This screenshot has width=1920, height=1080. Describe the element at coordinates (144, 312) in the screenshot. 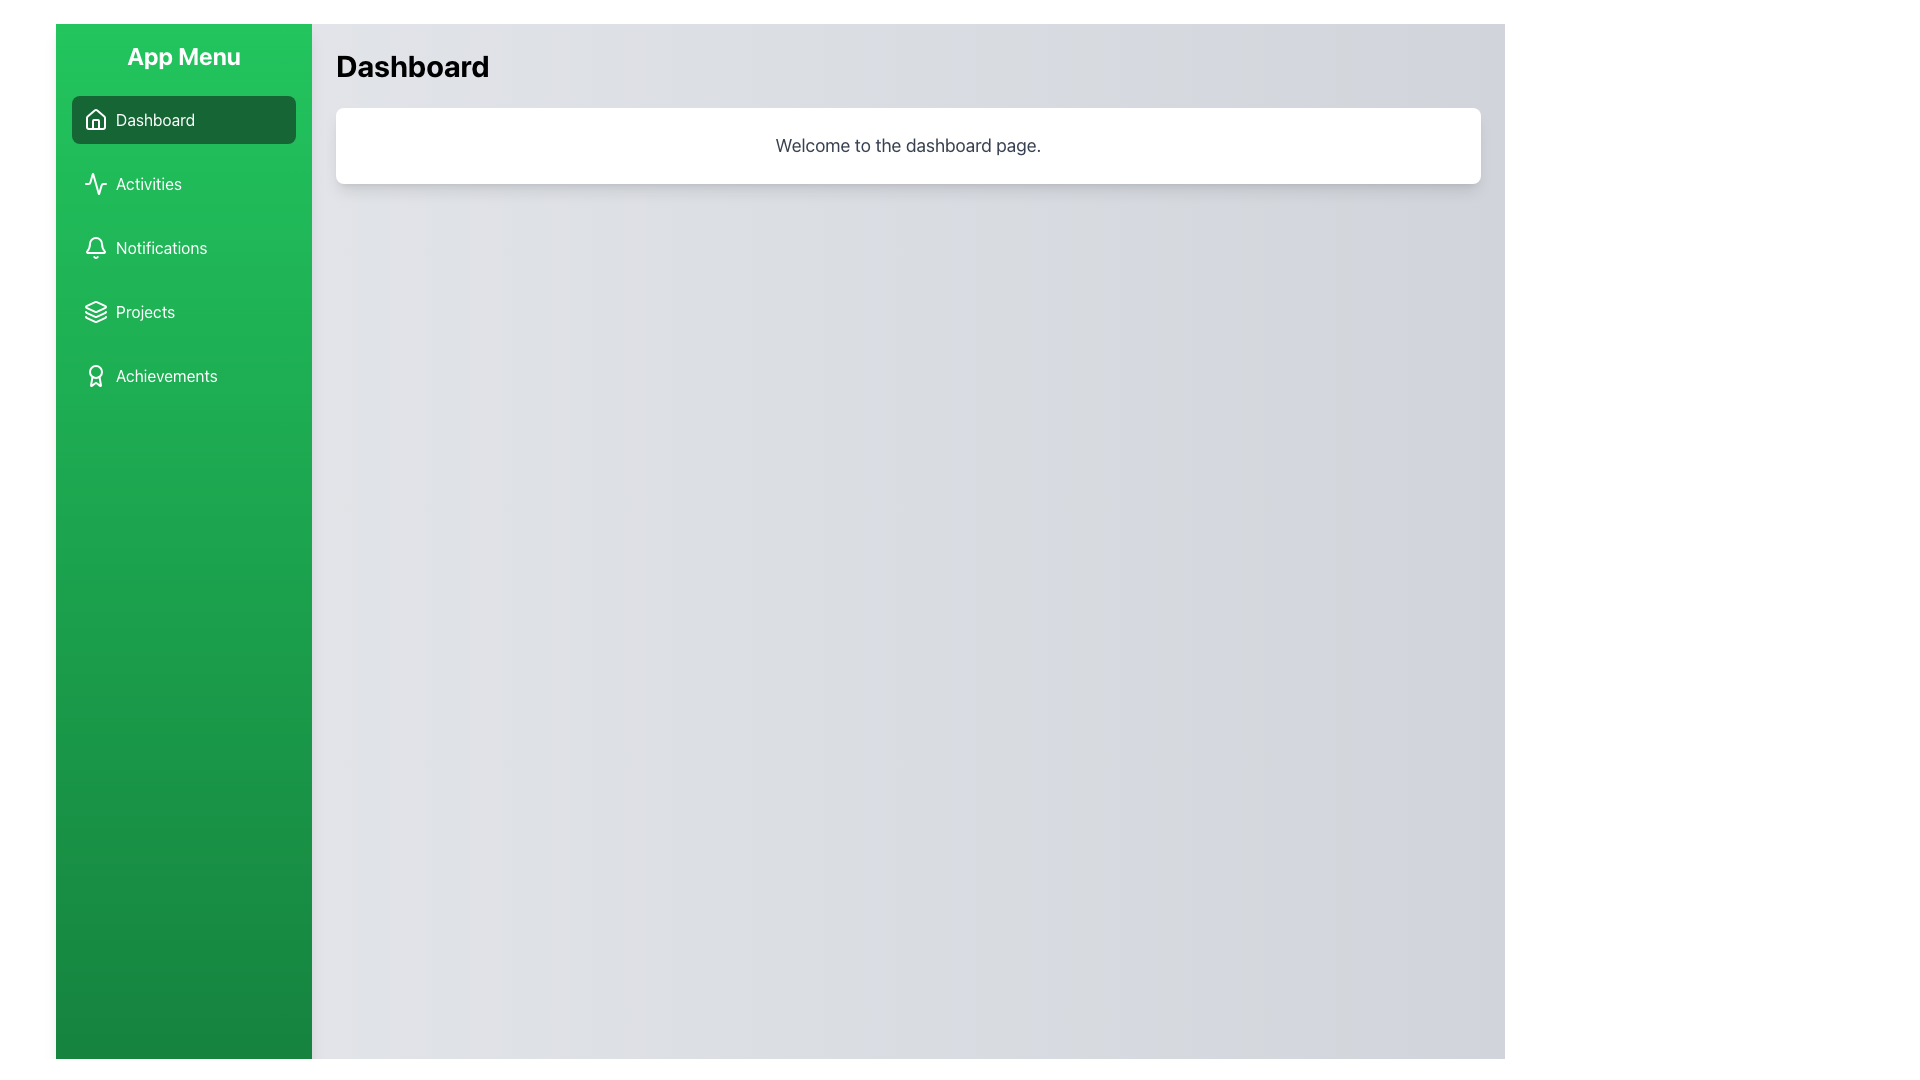

I see `text of the 'Projects' label, which is displayed in white font on a green background in the navigational sidebar, specifically the fourth item after 'Dashboard', 'Activities', and 'Notifications'` at that location.